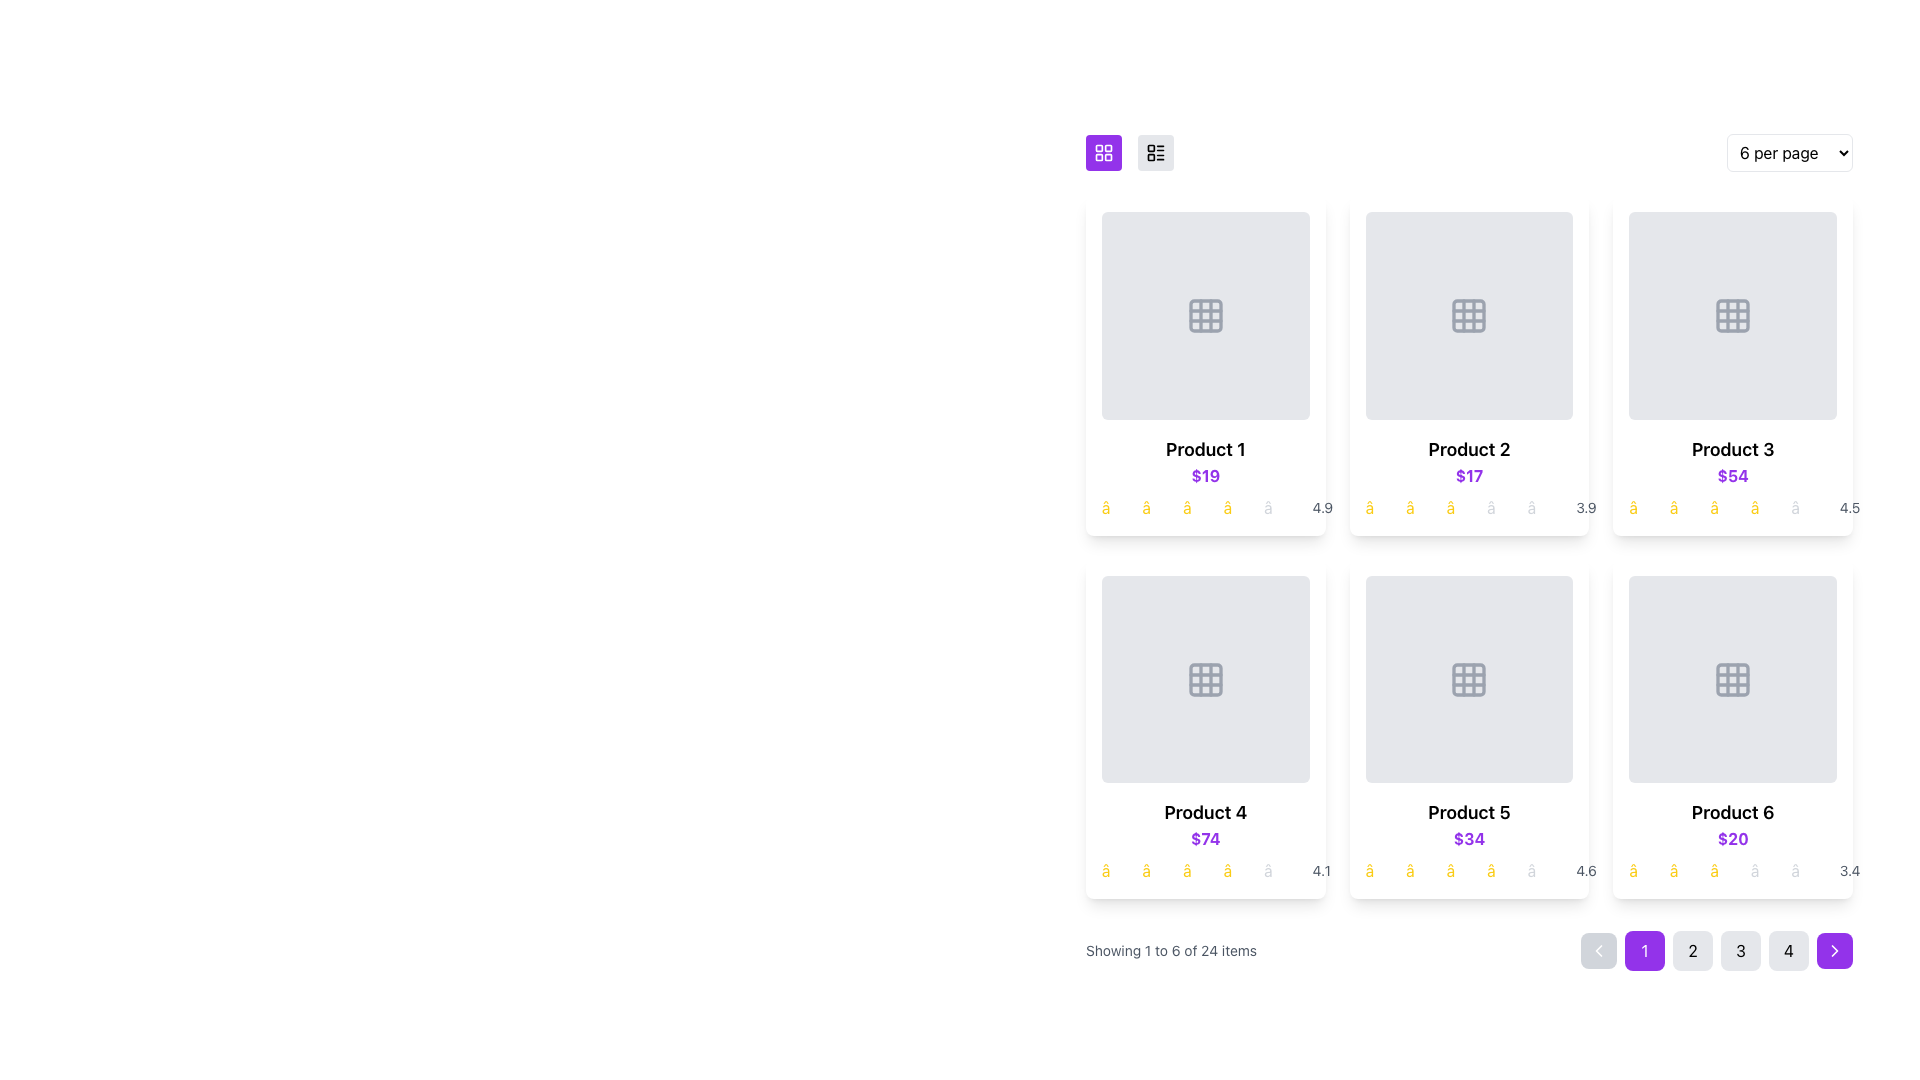 This screenshot has width=1920, height=1080. Describe the element at coordinates (1729, 870) in the screenshot. I see `the Rating display for 'Product 6', which consists of five star symbols with three filled in yellow and two grayed out, located under the price '$20'` at that location.